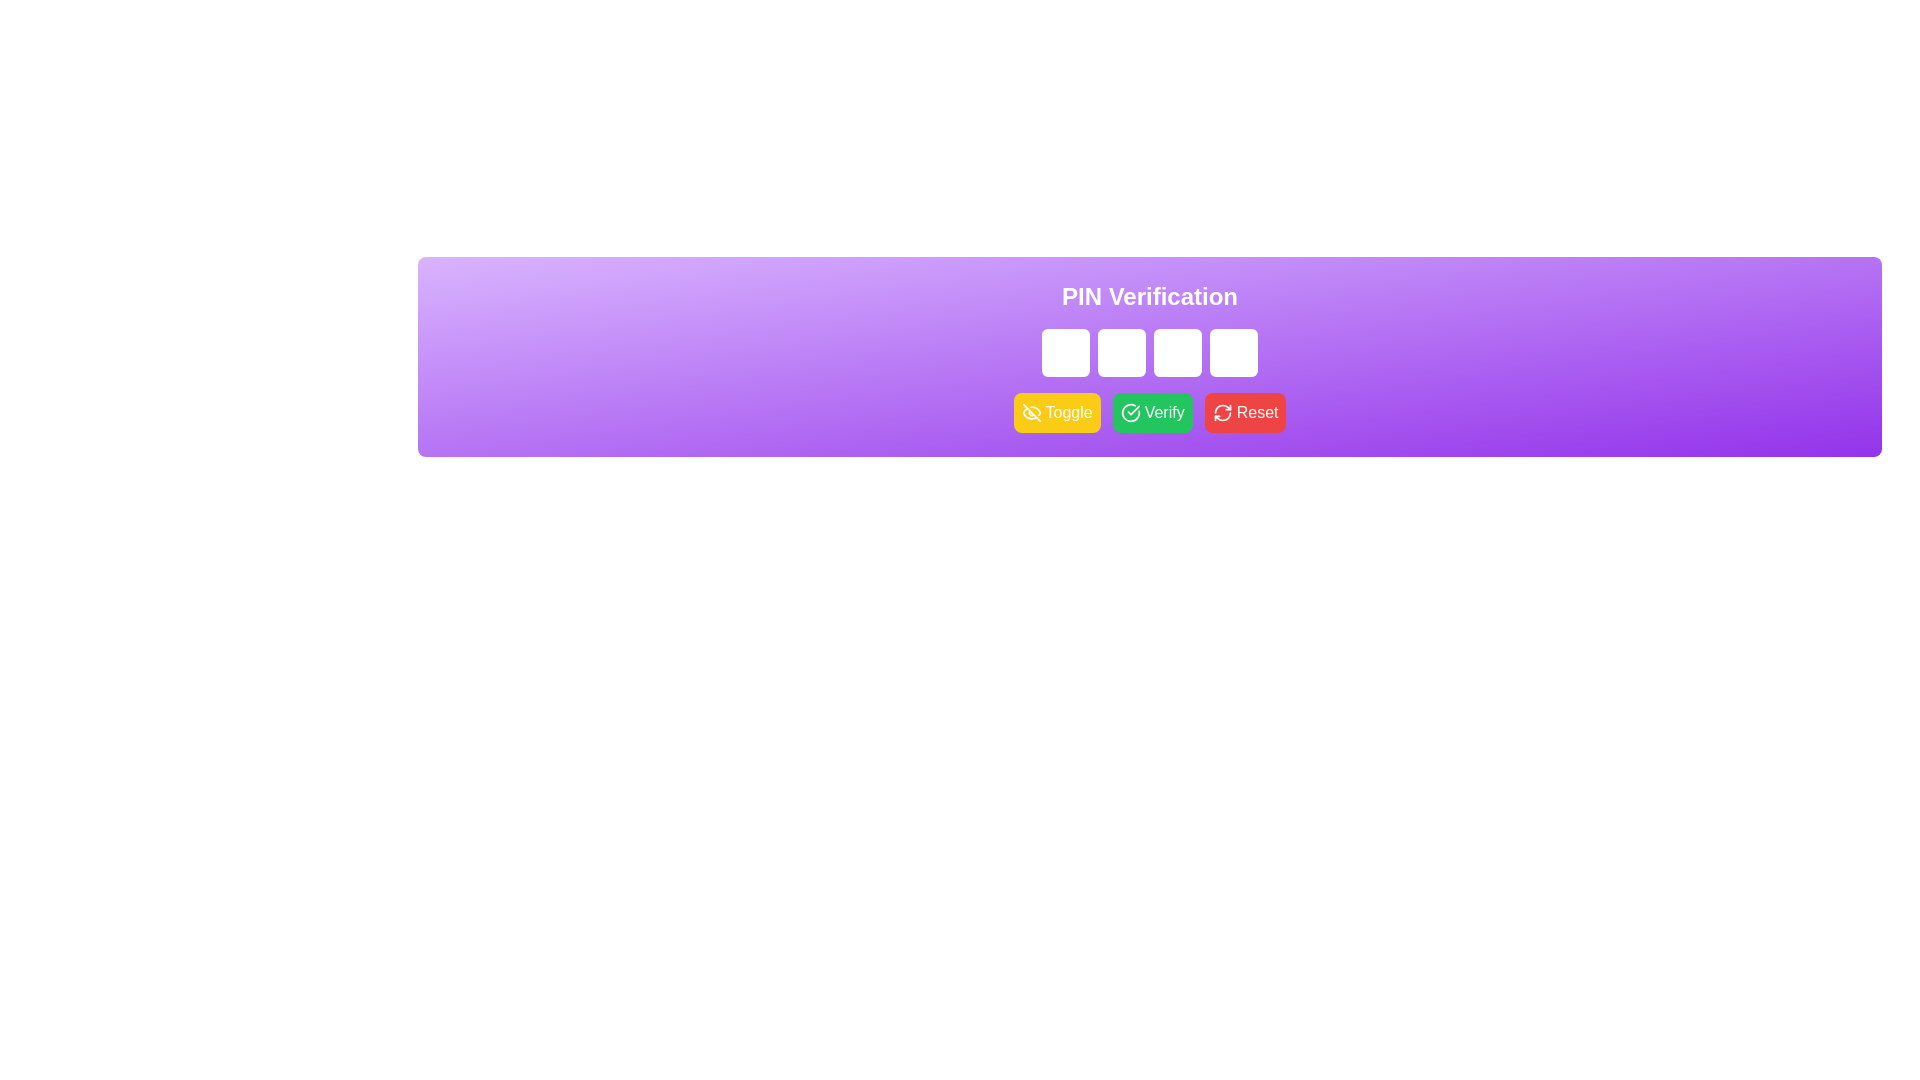 This screenshot has width=1920, height=1080. I want to click on the 'Verify' button, so click(1130, 411).